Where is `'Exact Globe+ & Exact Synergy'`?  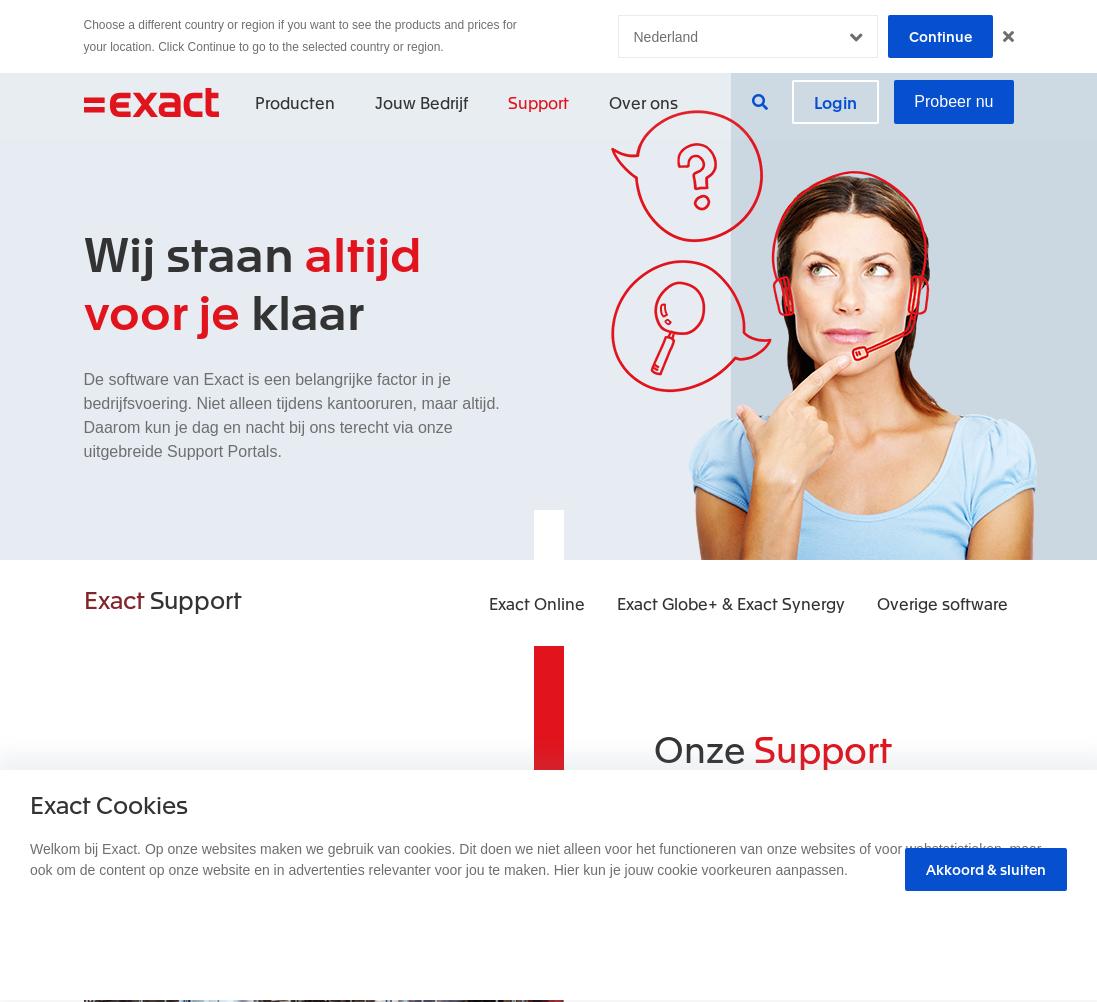 'Exact Globe+ & Exact Synergy' is located at coordinates (729, 602).